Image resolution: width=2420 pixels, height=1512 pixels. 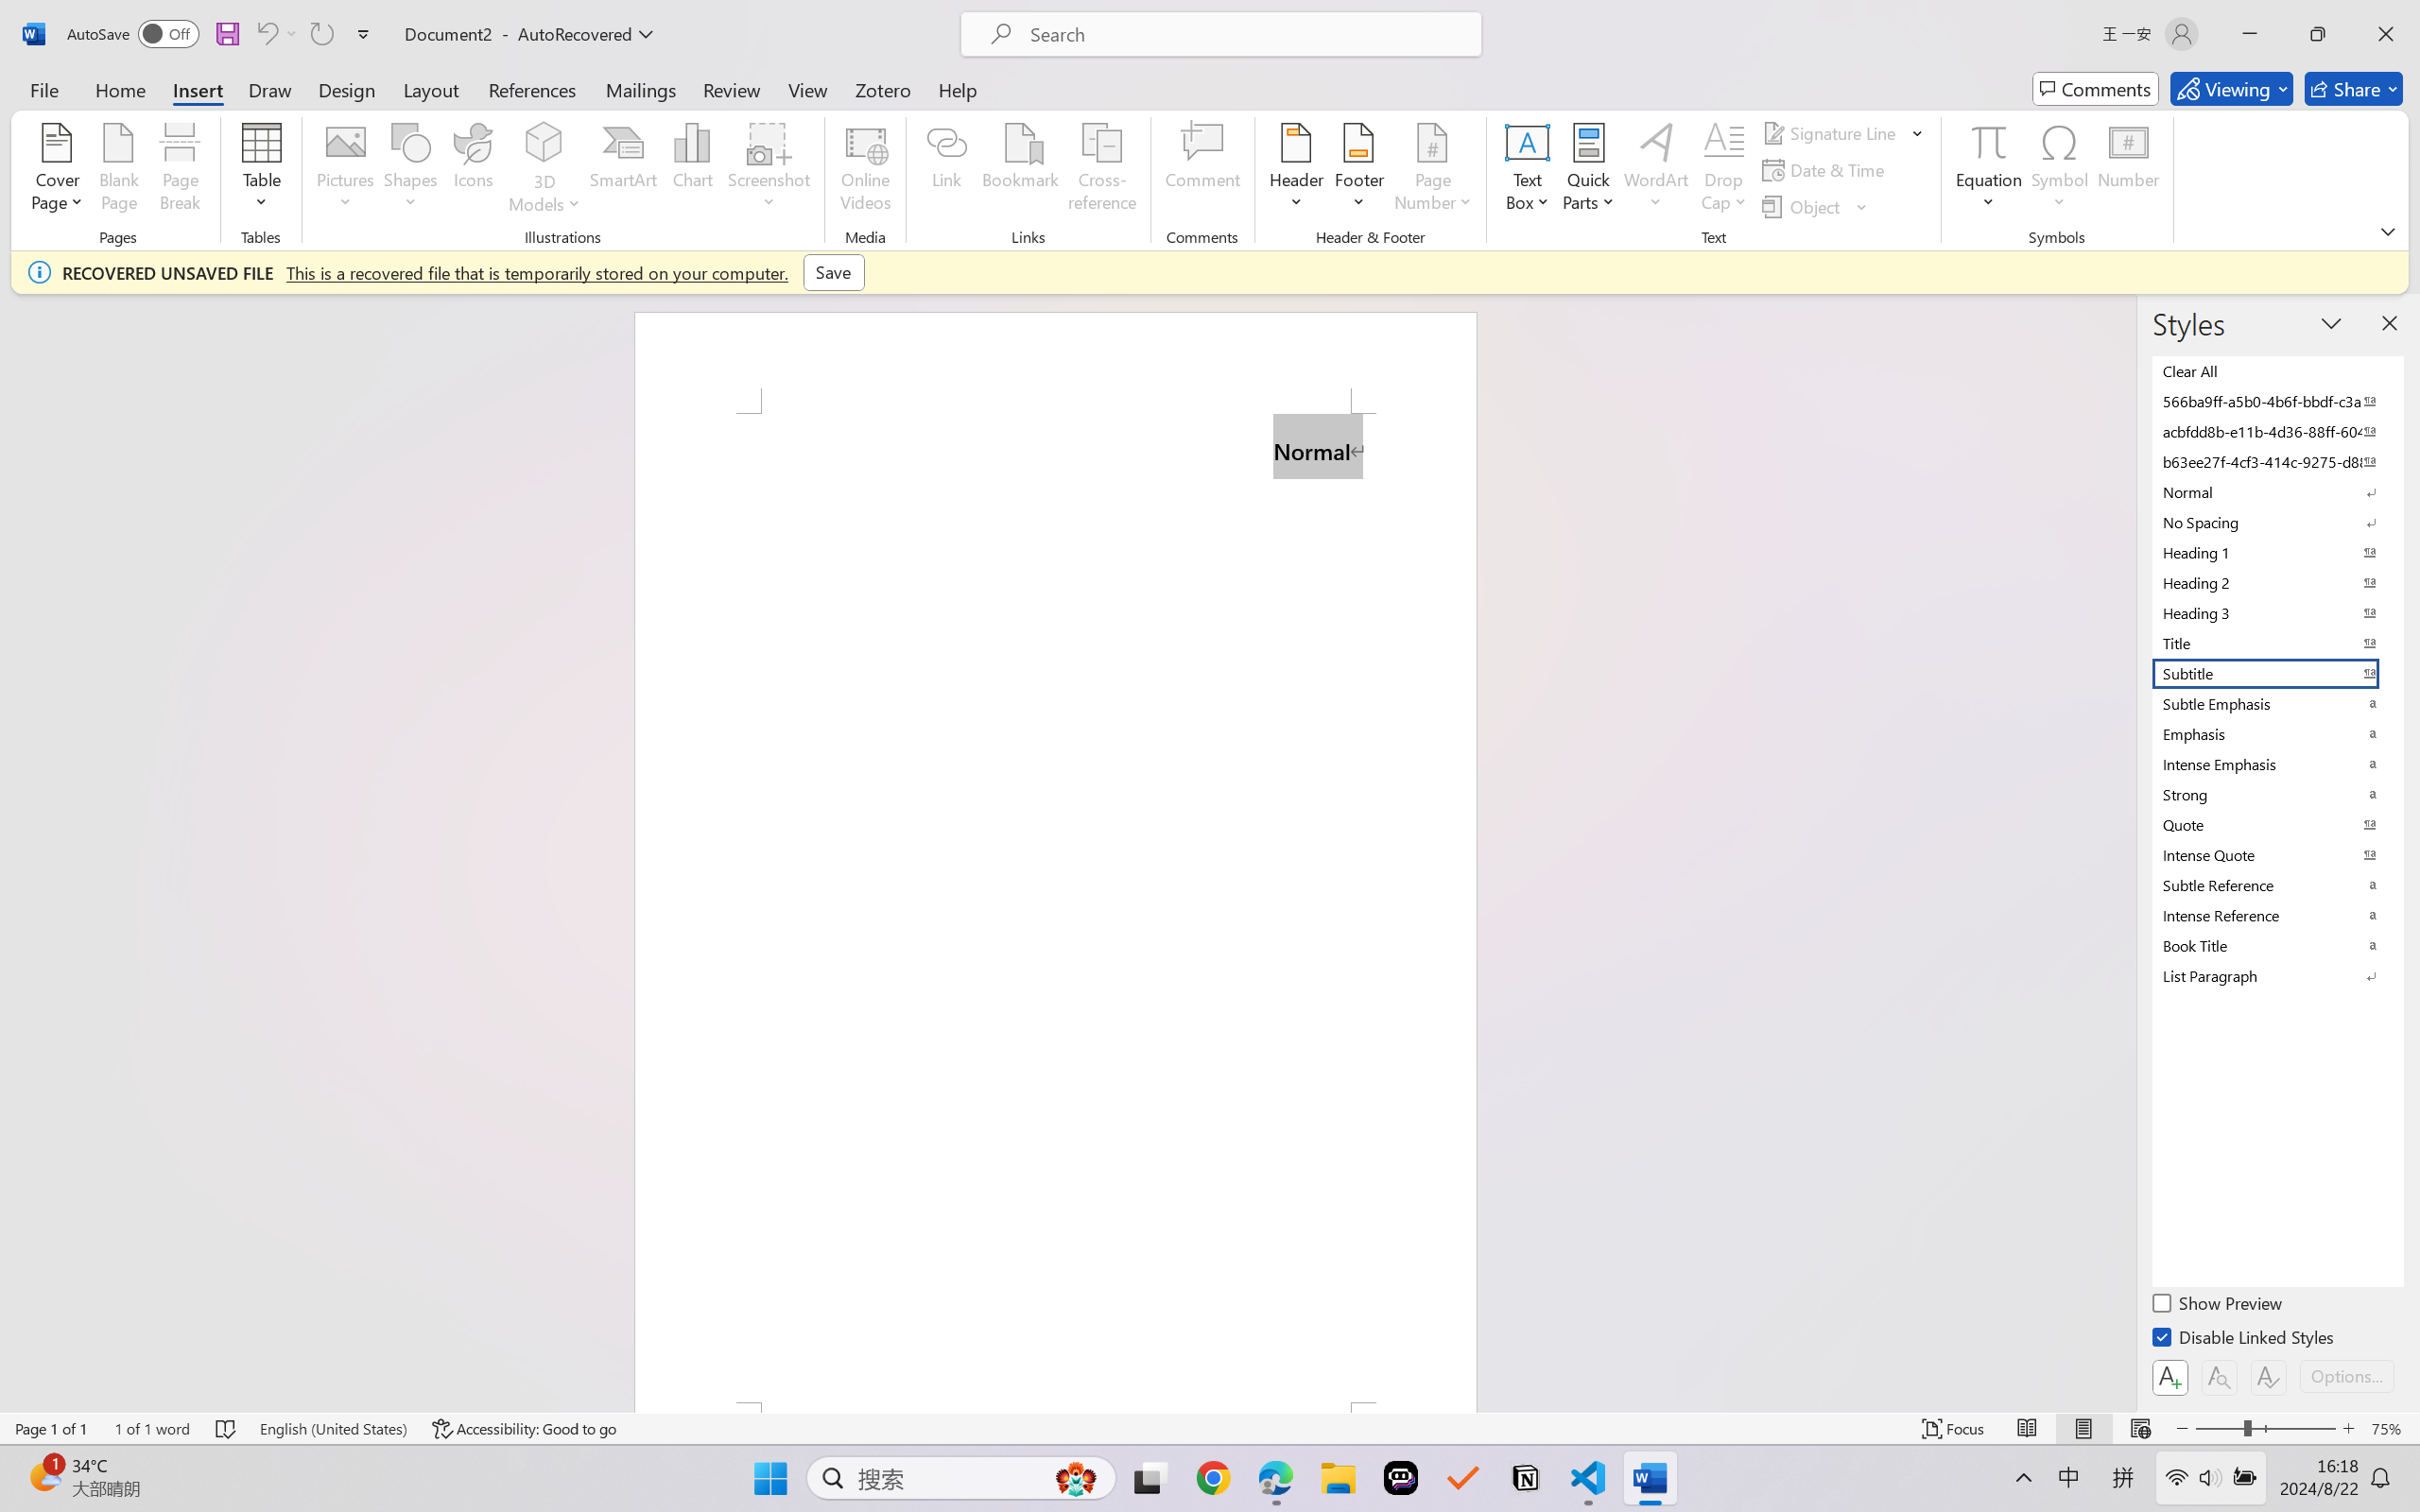 What do you see at coordinates (265, 33) in the screenshot?
I see `'Can'` at bounding box center [265, 33].